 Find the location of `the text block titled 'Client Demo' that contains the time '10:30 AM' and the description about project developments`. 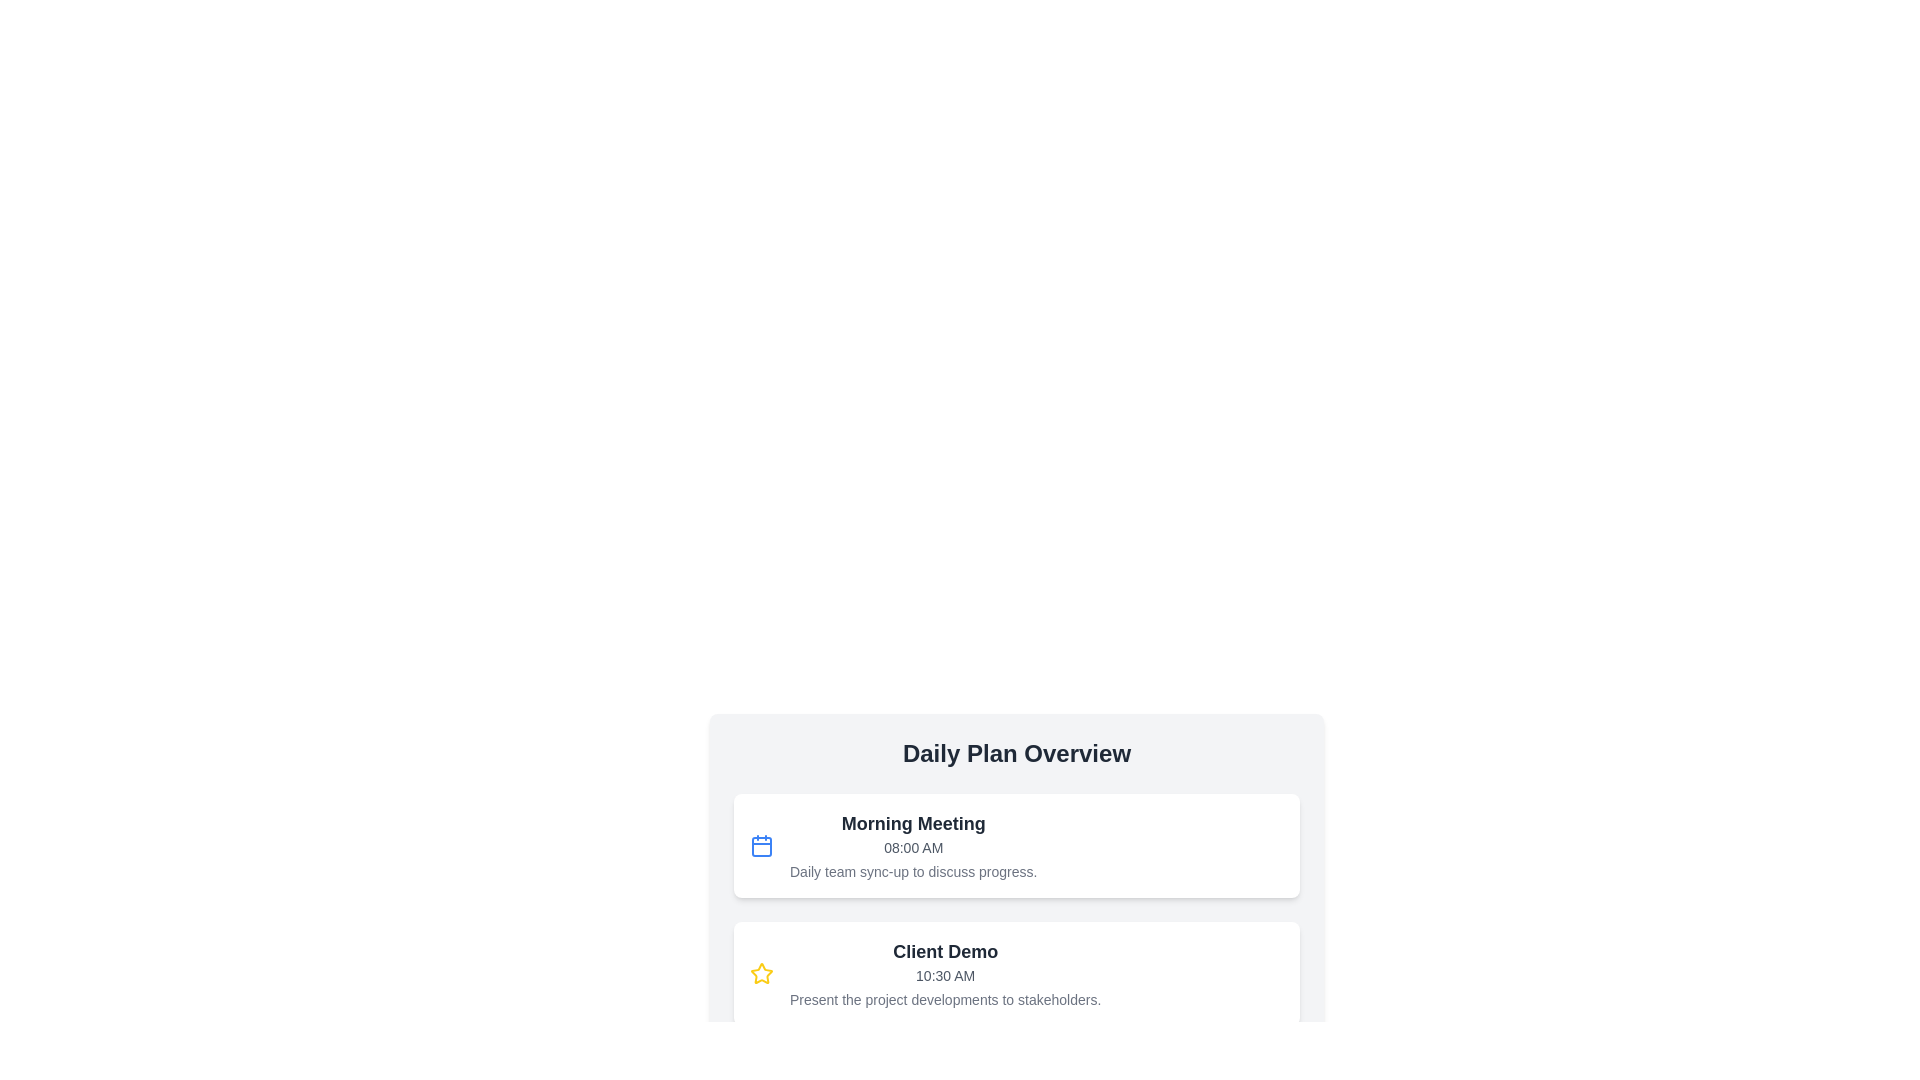

the text block titled 'Client Demo' that contains the time '10:30 AM' and the description about project developments is located at coordinates (944, 973).